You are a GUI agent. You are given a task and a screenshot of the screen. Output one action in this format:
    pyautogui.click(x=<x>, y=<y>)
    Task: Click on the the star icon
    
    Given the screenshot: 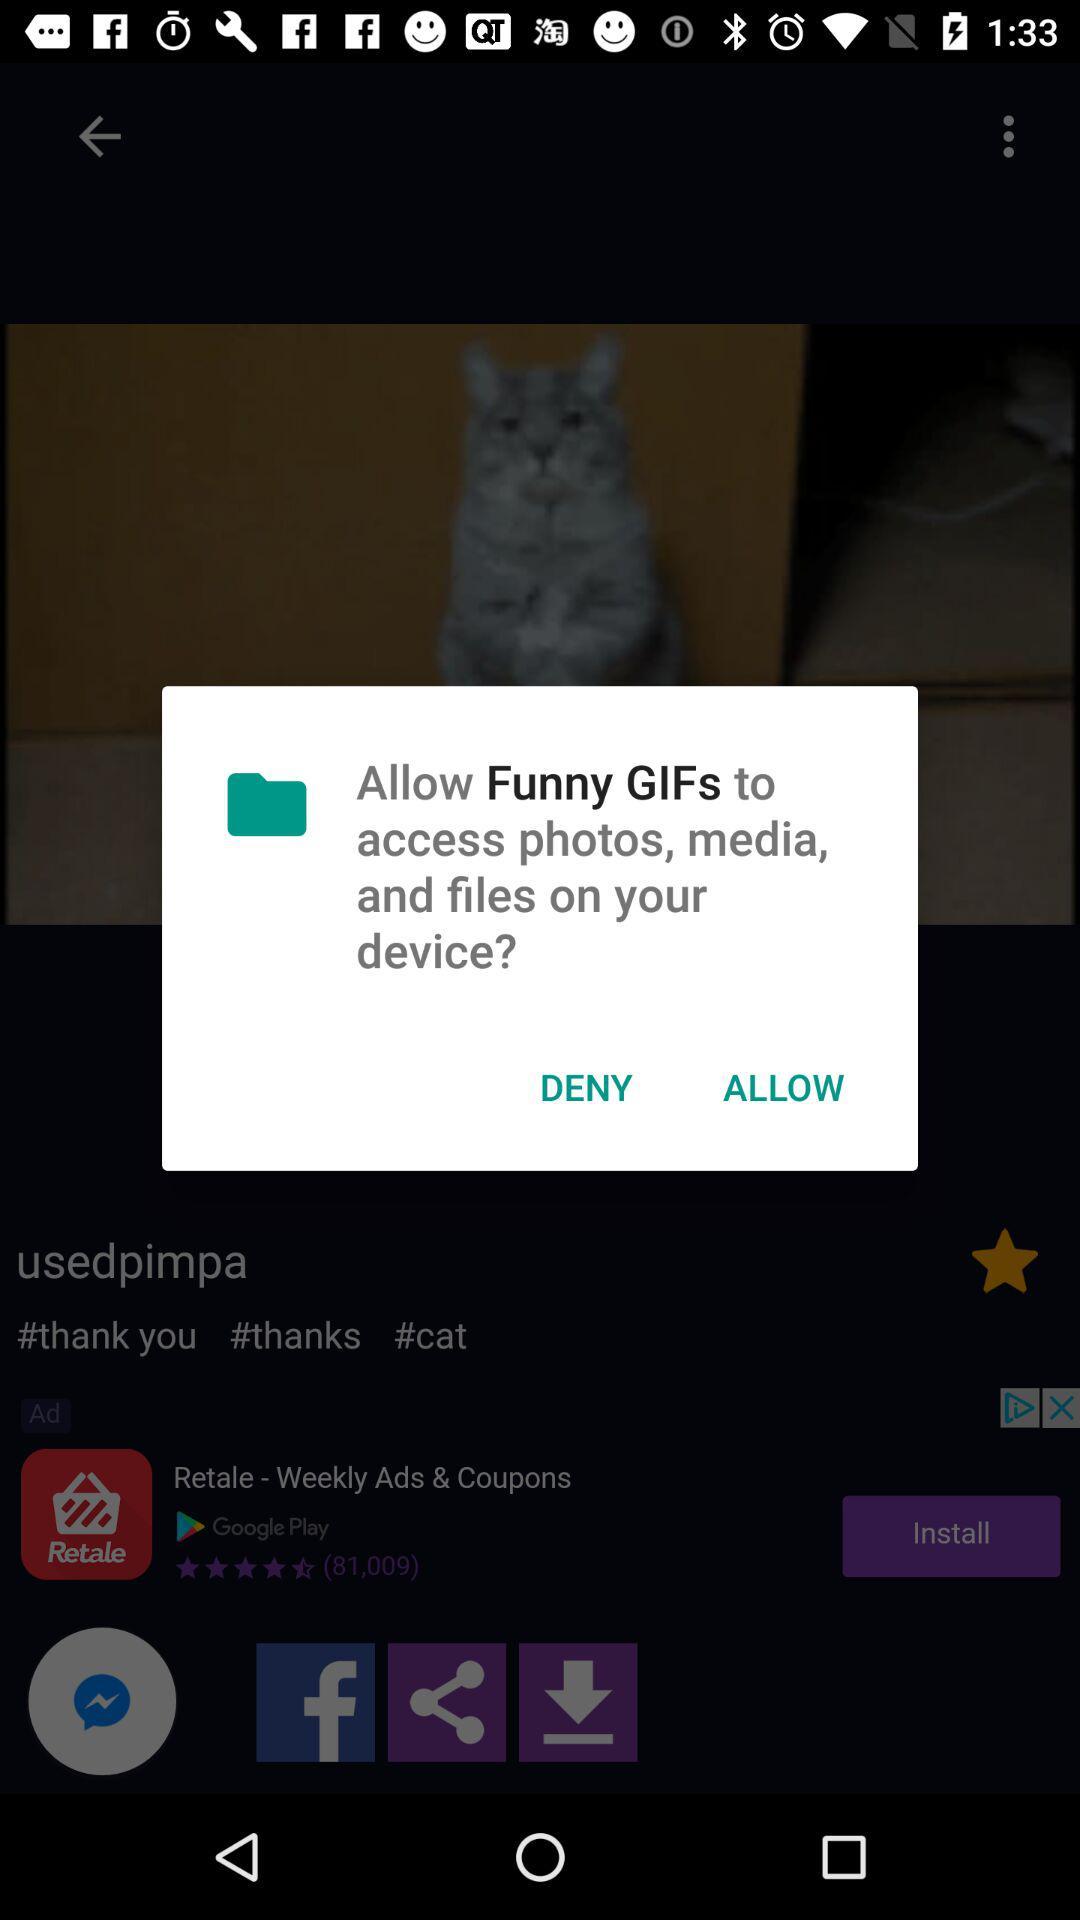 What is the action you would take?
    pyautogui.click(x=1005, y=1259)
    